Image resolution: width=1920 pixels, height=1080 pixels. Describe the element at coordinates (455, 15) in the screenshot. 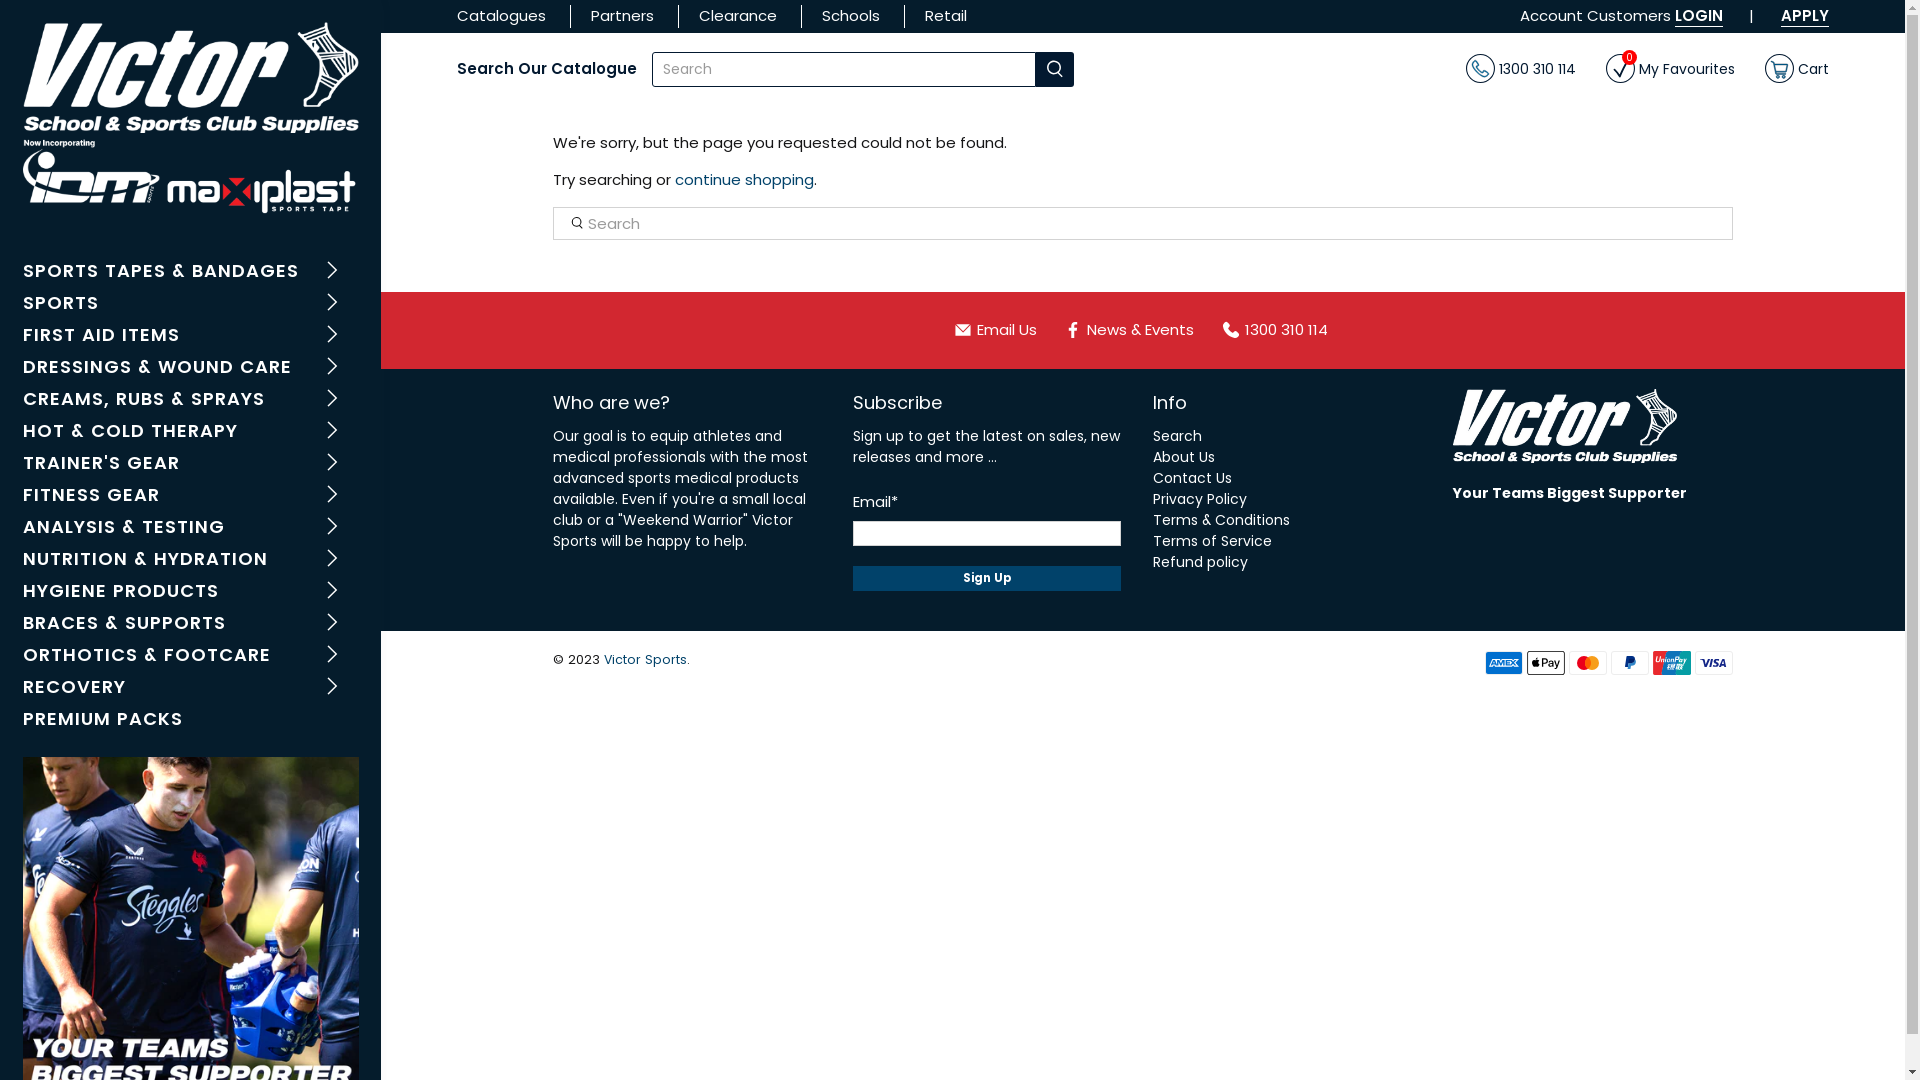

I see `'Catalogues'` at that location.